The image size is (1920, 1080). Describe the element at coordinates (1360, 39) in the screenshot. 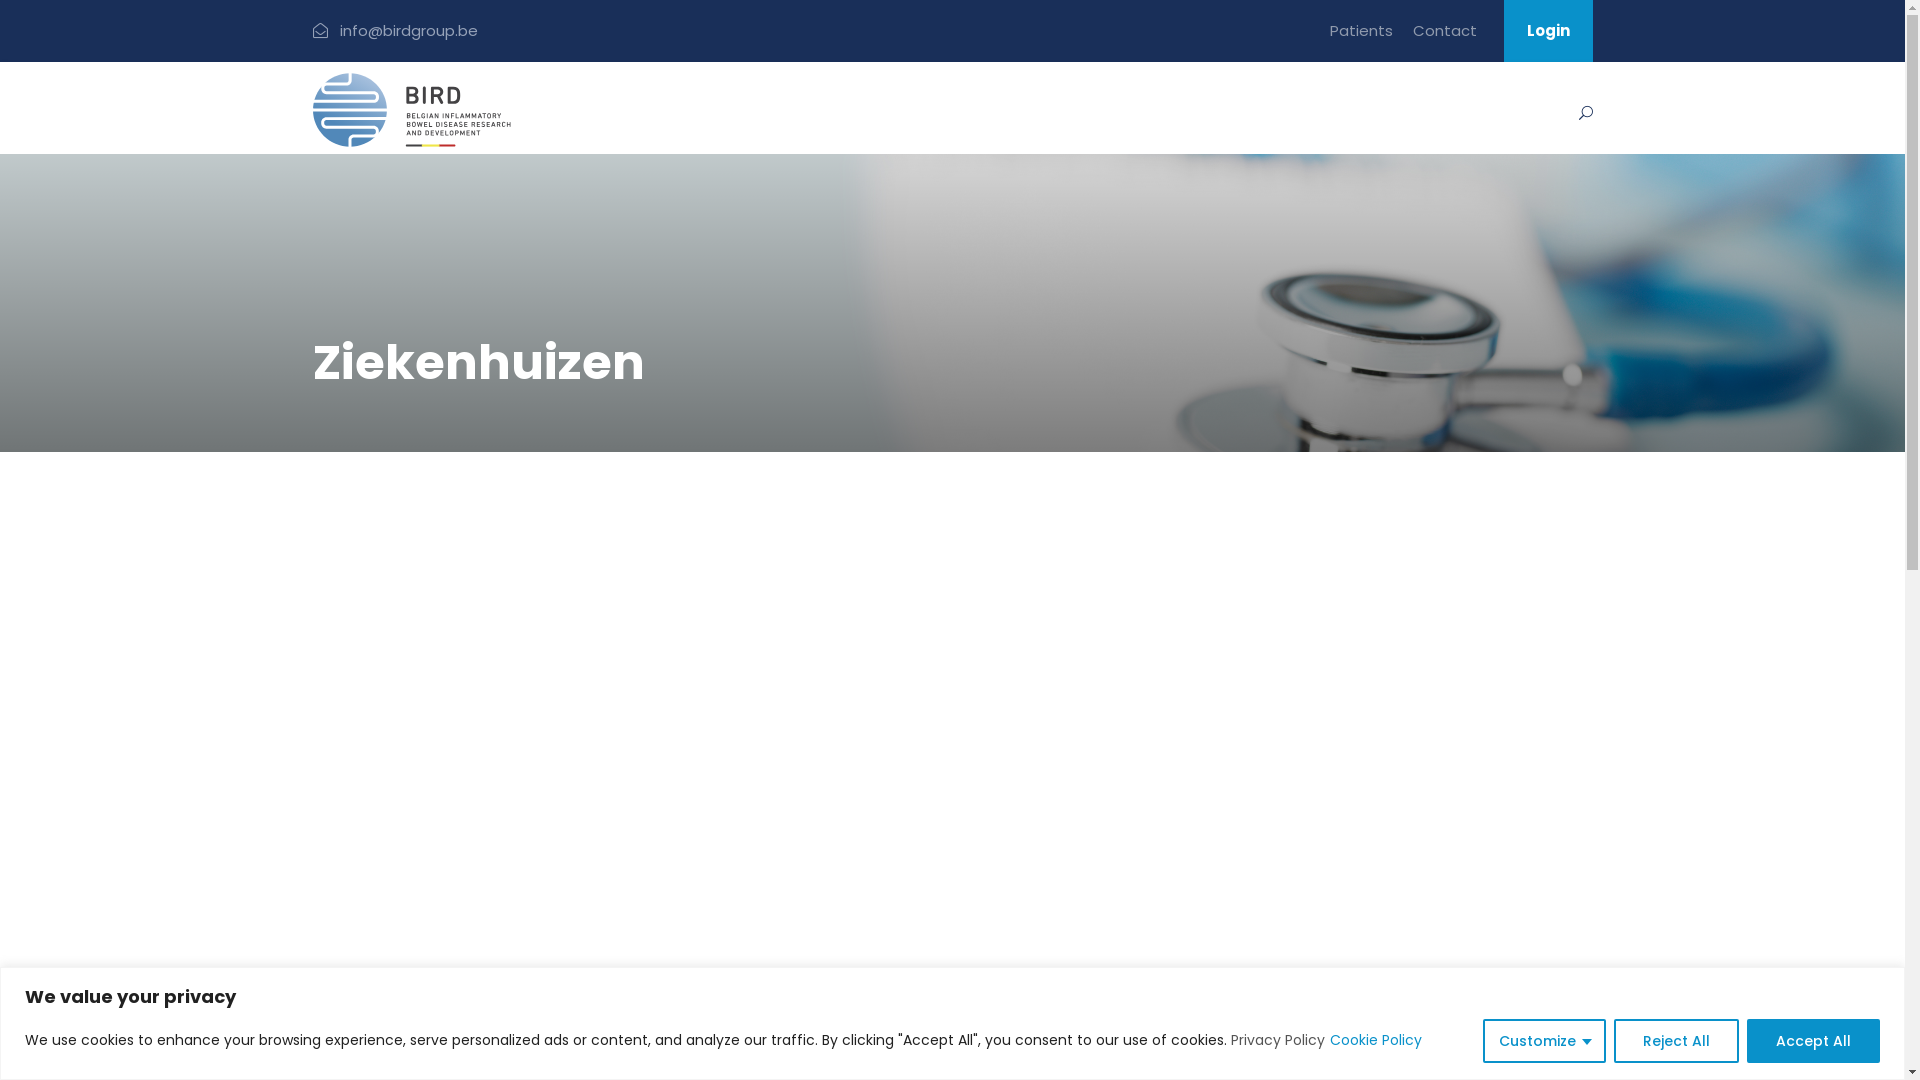

I see `'Patients'` at that location.